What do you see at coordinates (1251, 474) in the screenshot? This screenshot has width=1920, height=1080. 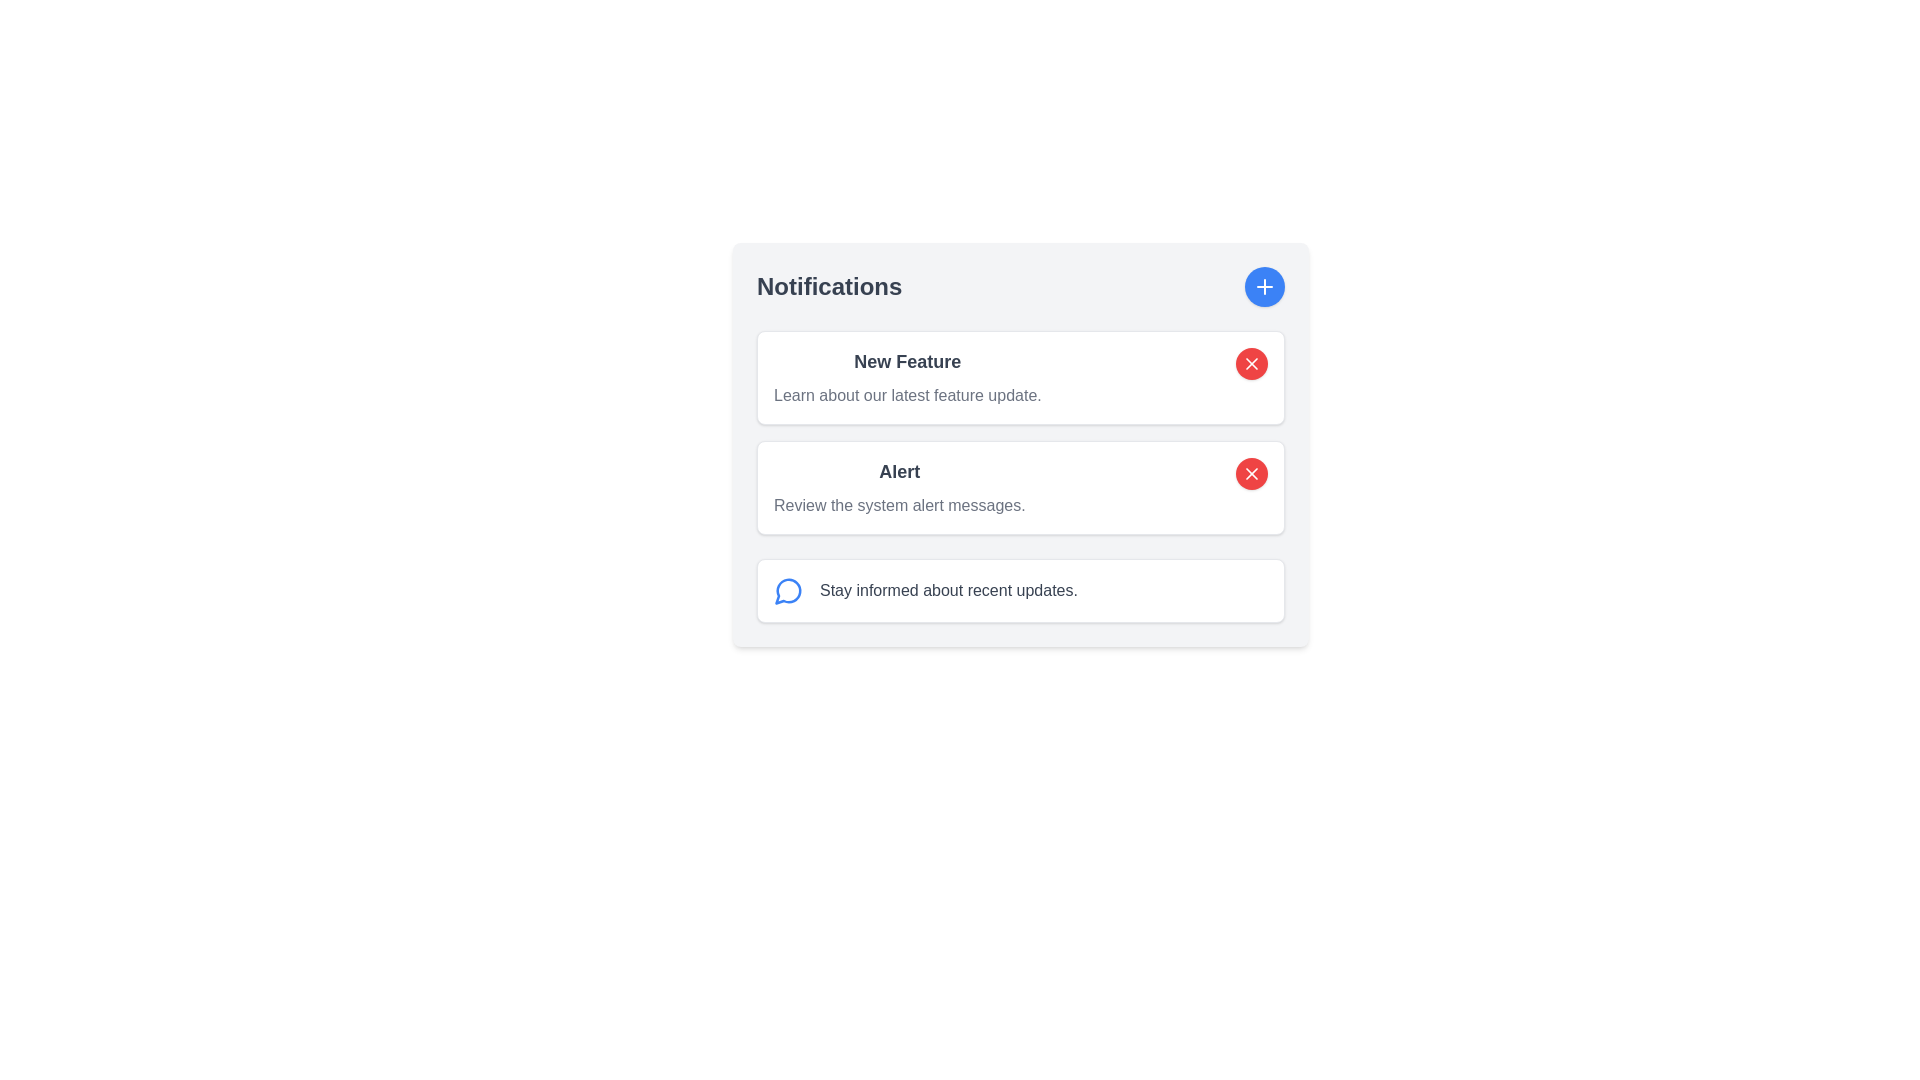 I see `the dismiss button located on the right side of the 'Alert' section in the second notification card` at bounding box center [1251, 474].